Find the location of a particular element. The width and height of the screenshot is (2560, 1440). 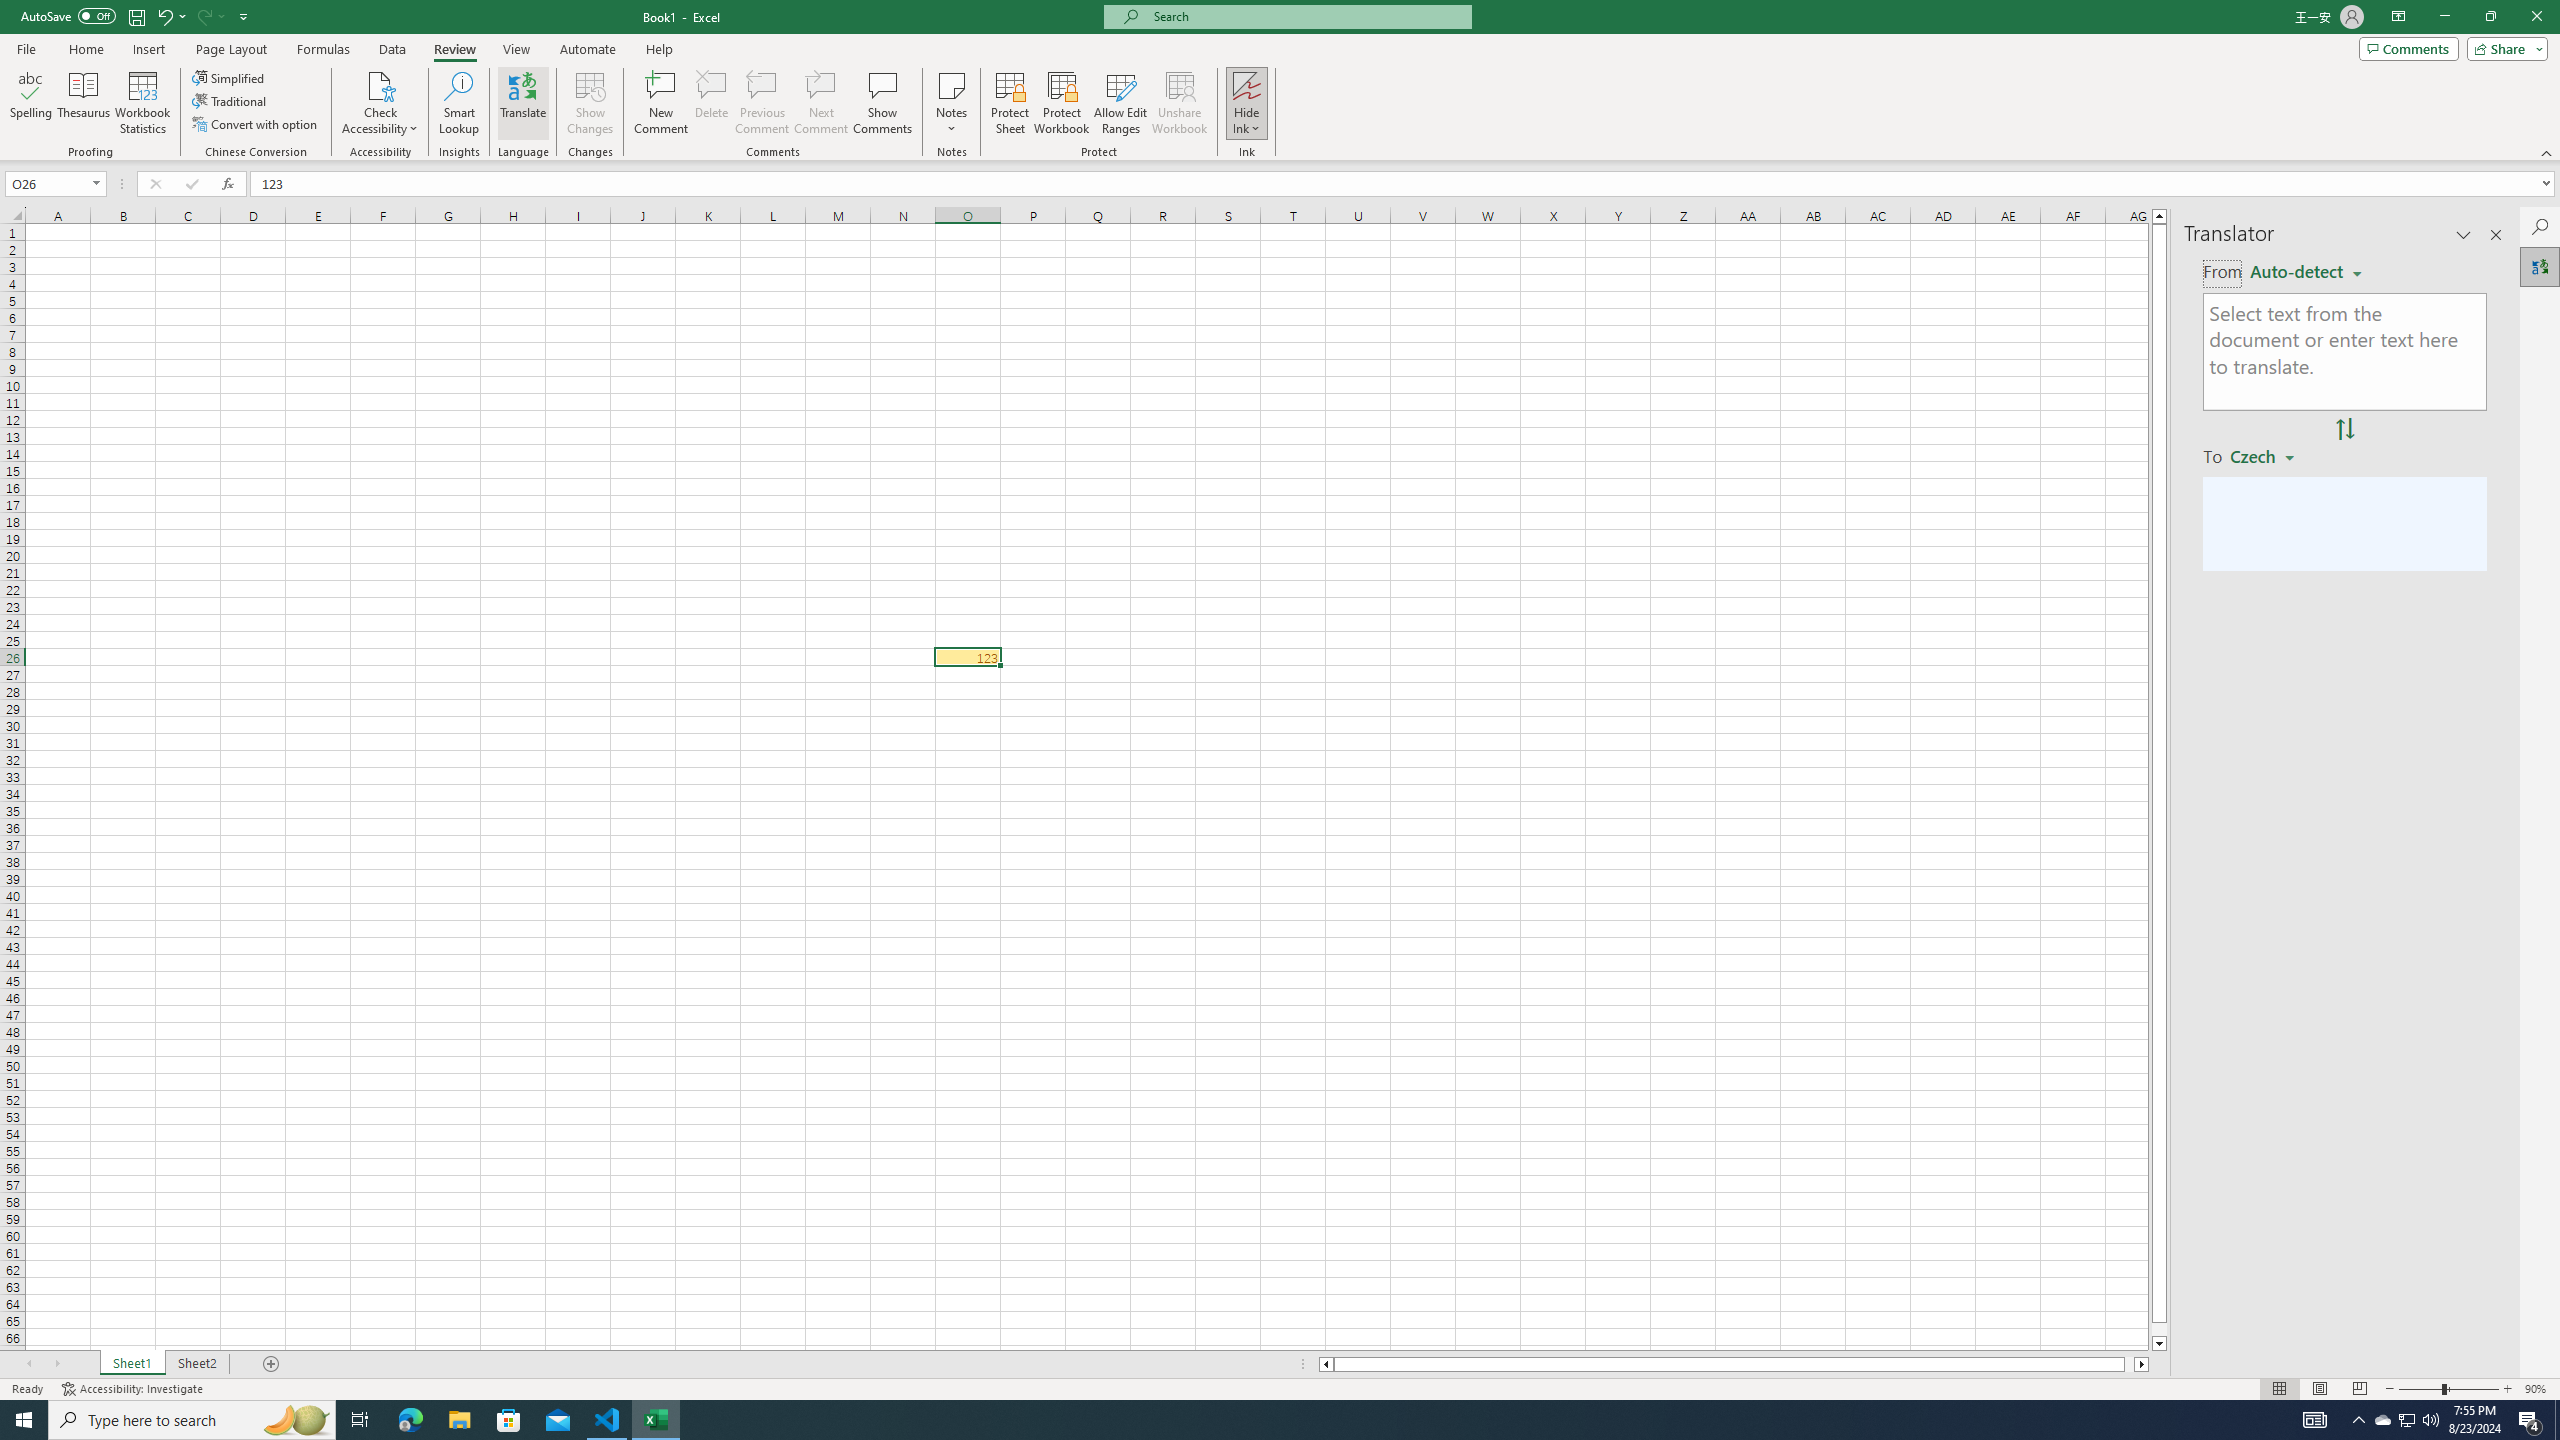

'Traditional' is located at coordinates (231, 99).